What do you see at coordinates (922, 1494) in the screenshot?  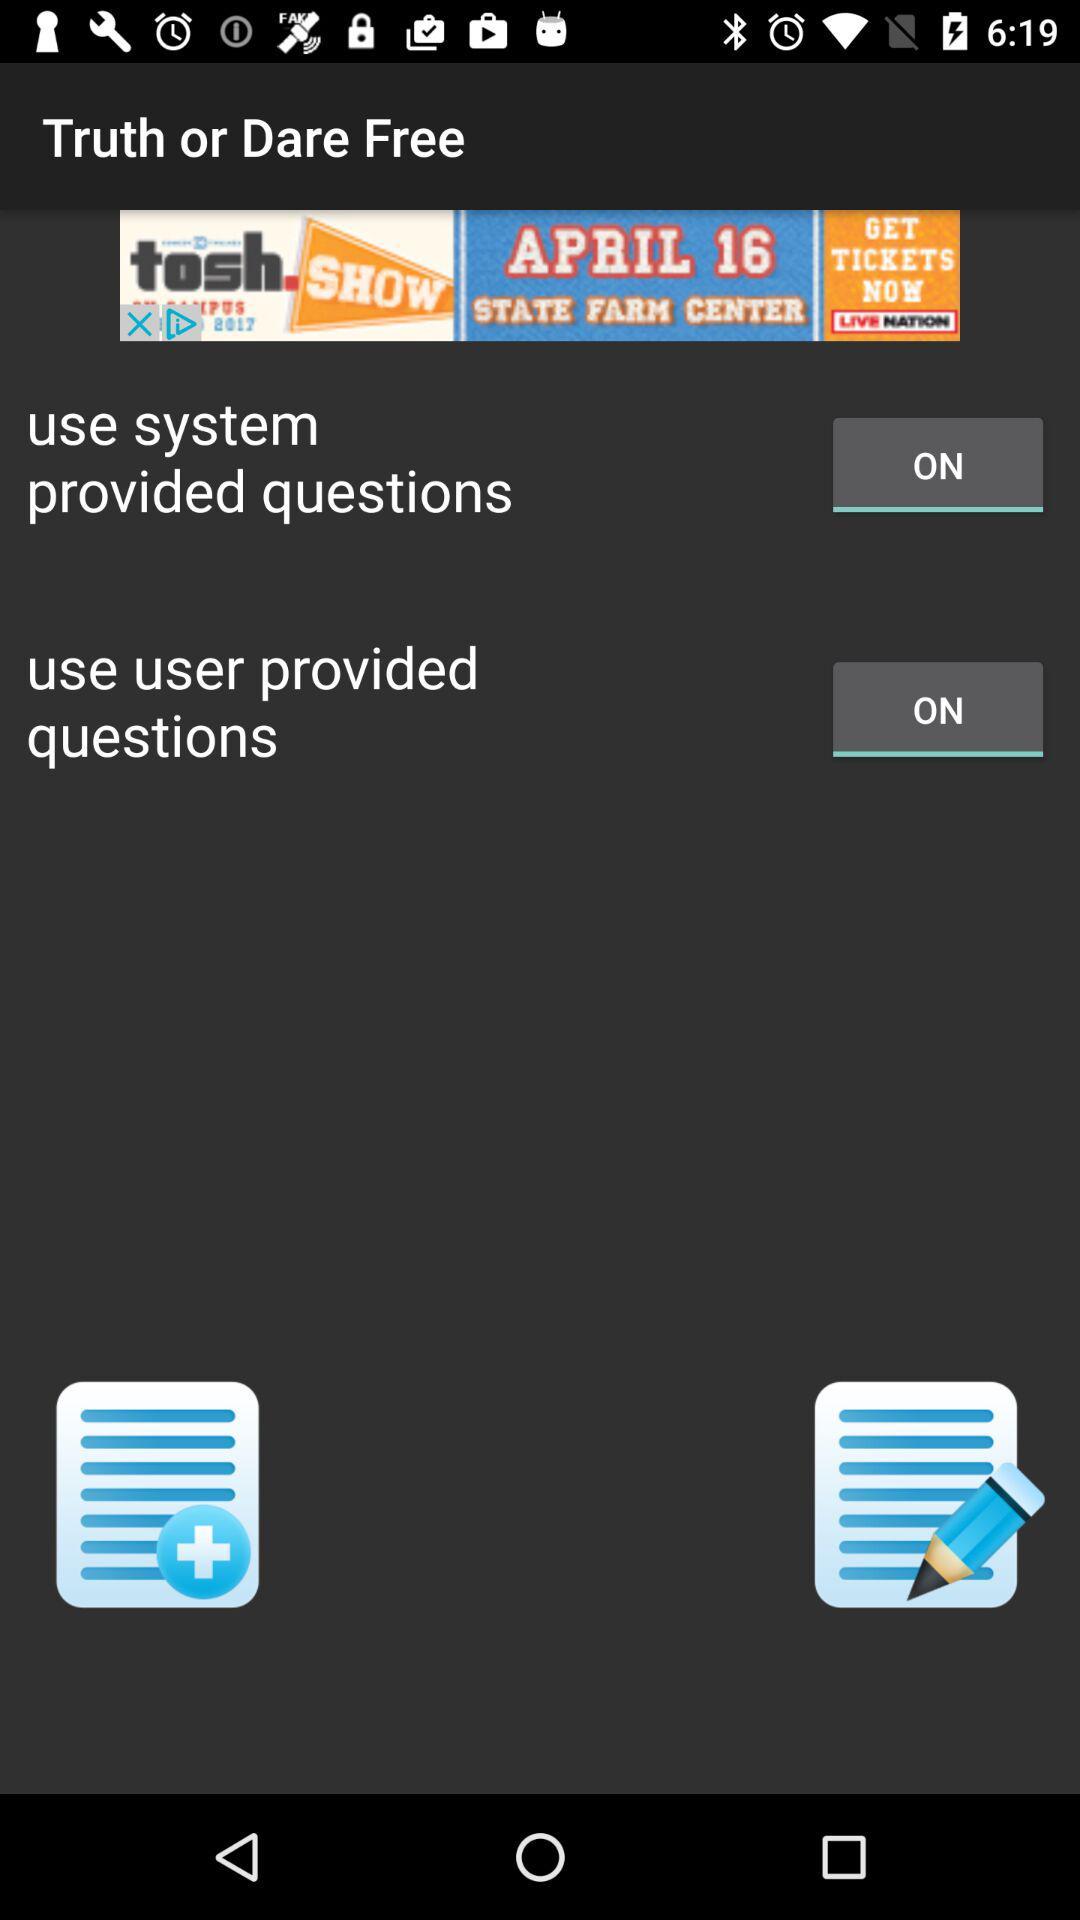 I see `notes` at bounding box center [922, 1494].